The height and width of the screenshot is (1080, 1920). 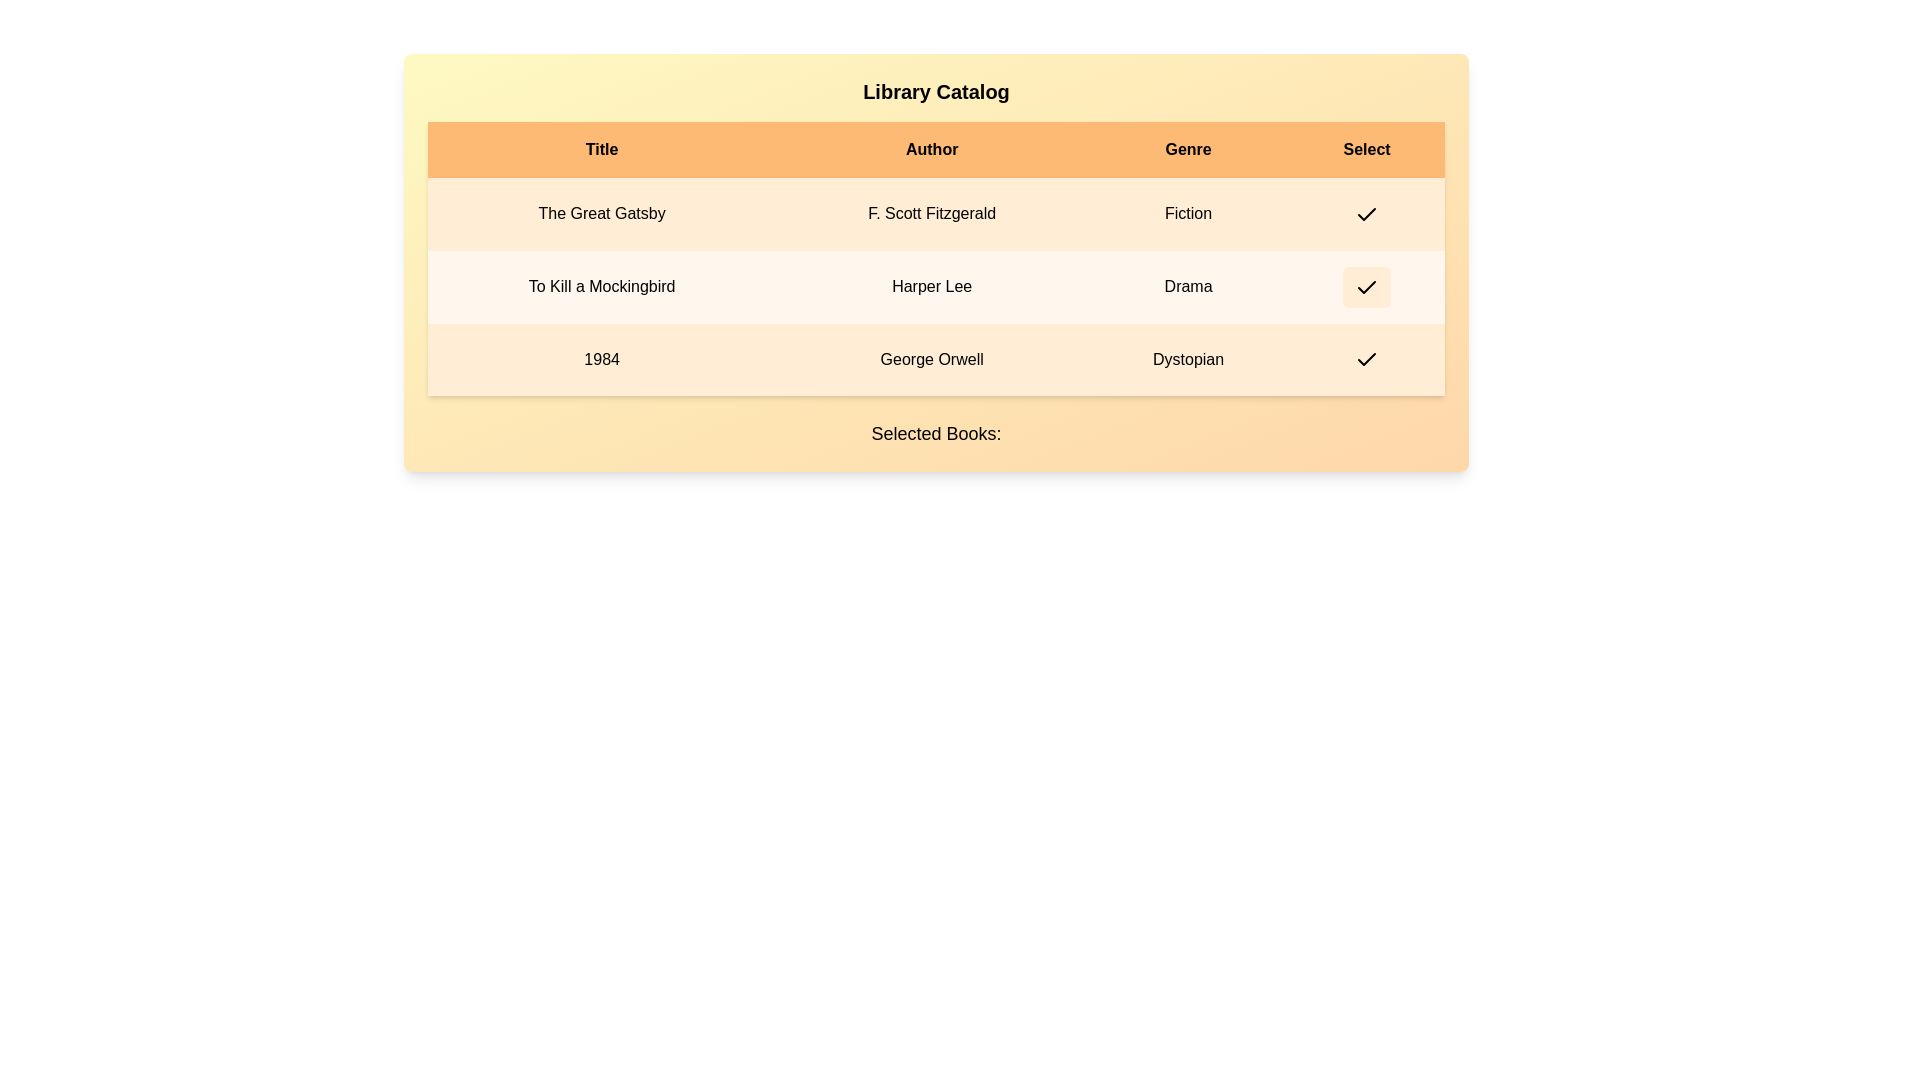 What do you see at coordinates (1366, 360) in the screenshot?
I see `the toggle icon in the 'Select' column for the book entry '1984'` at bounding box center [1366, 360].